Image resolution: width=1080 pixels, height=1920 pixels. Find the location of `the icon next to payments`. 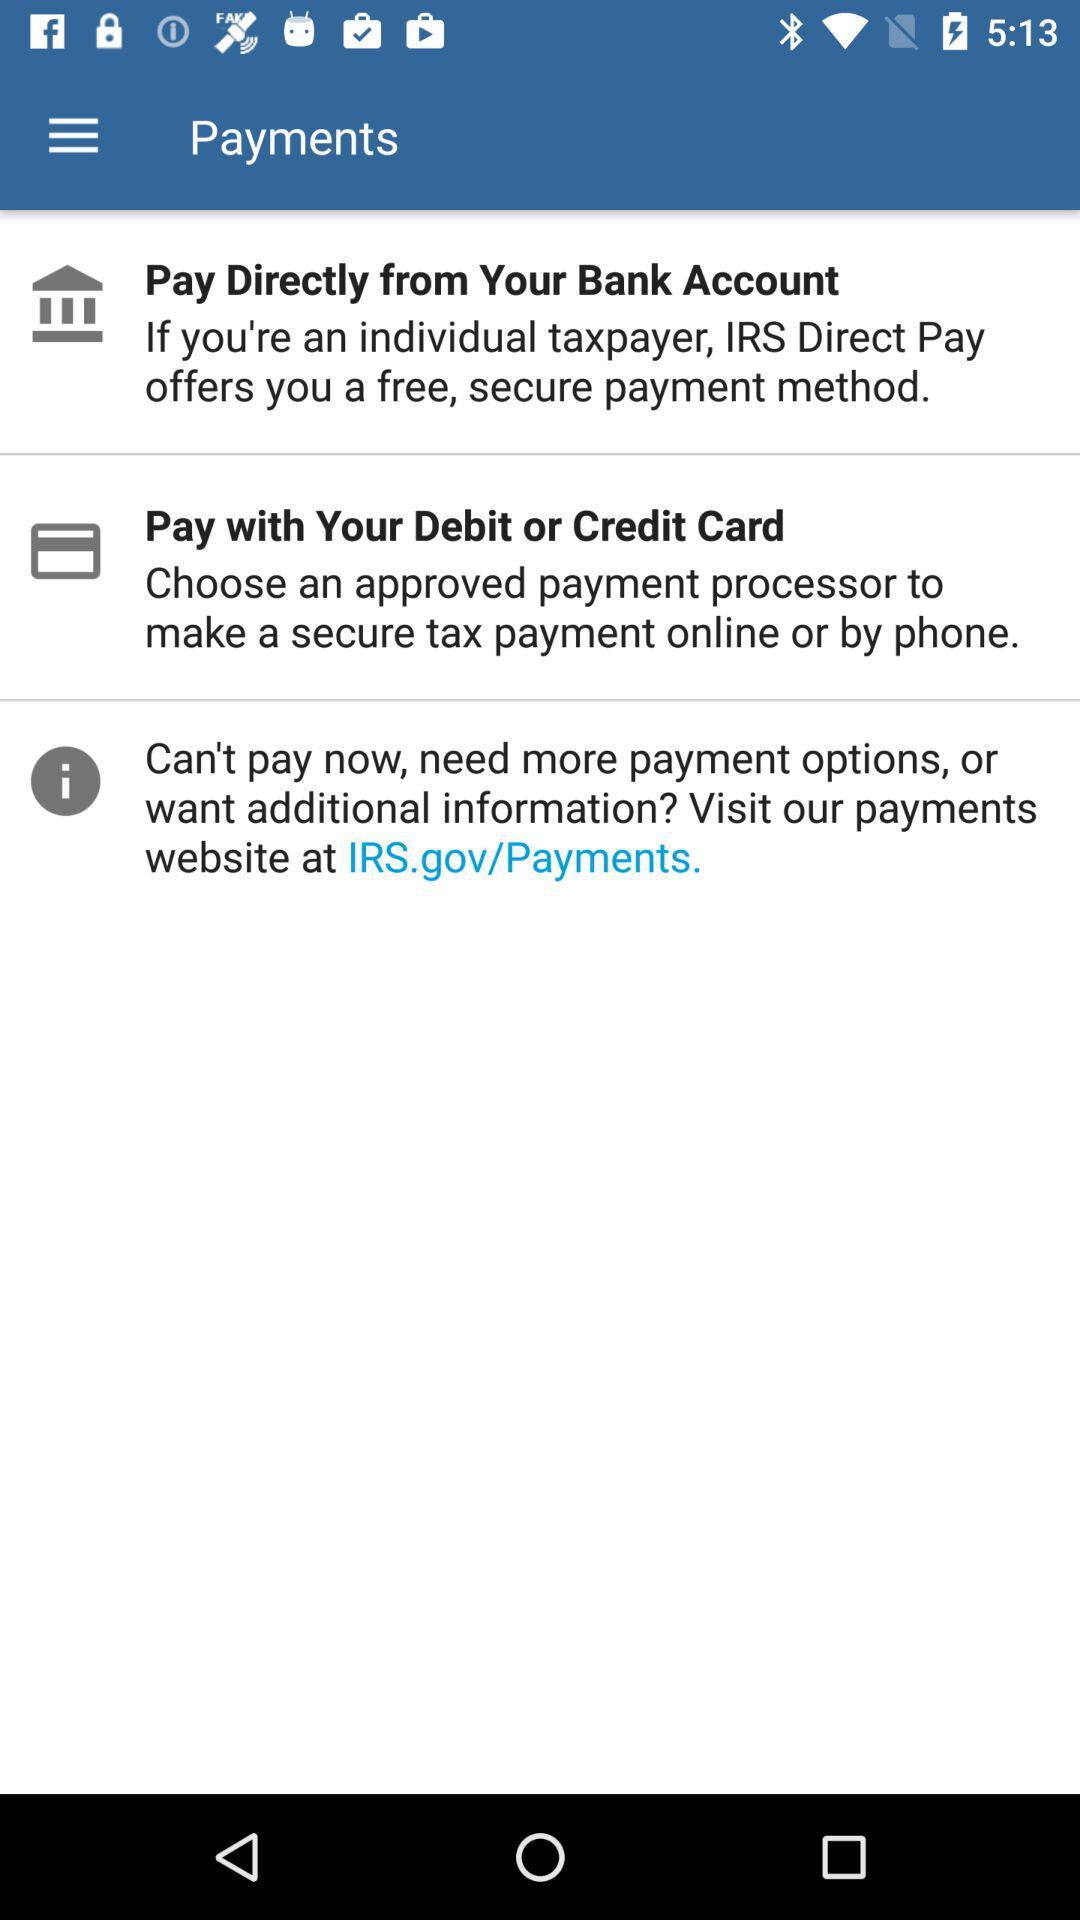

the icon next to payments is located at coordinates (72, 135).